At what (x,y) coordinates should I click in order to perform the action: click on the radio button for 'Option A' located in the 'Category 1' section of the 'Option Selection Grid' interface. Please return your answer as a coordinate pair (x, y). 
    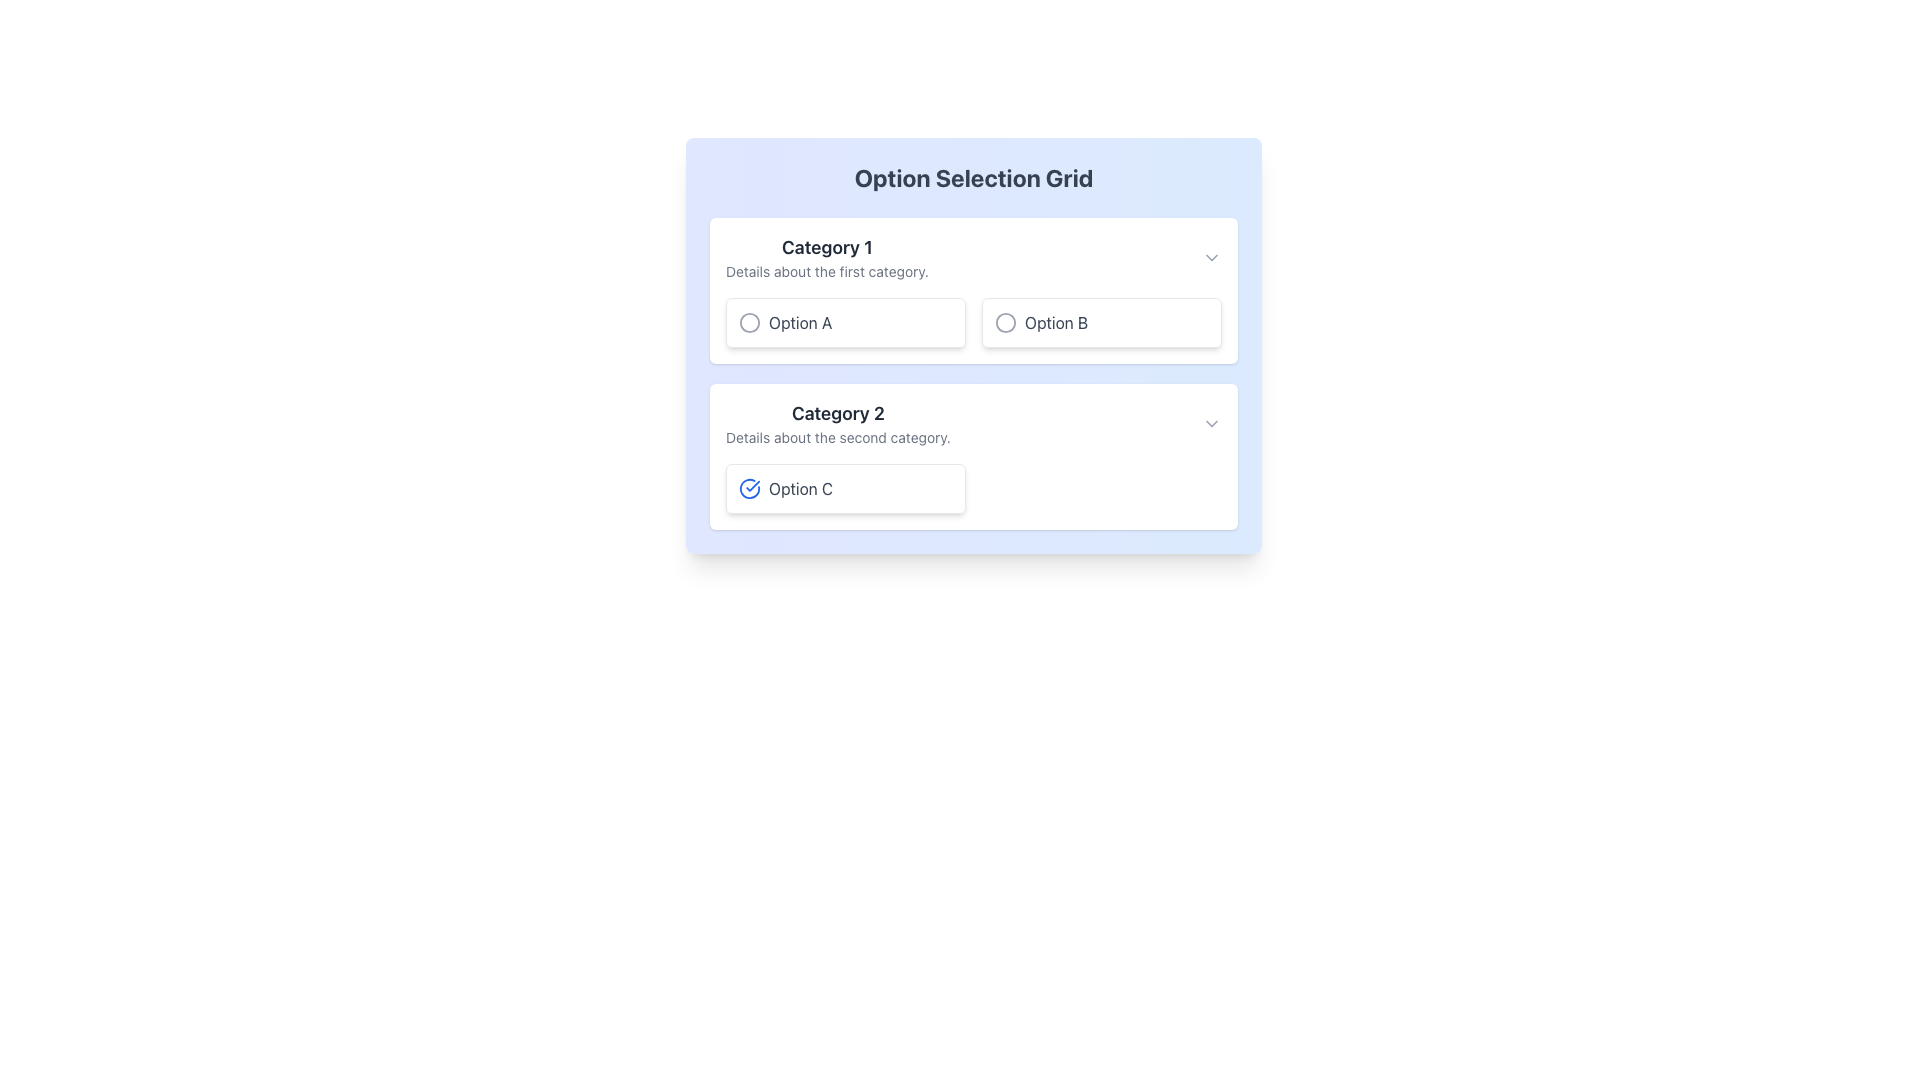
    Looking at the image, I should click on (748, 322).